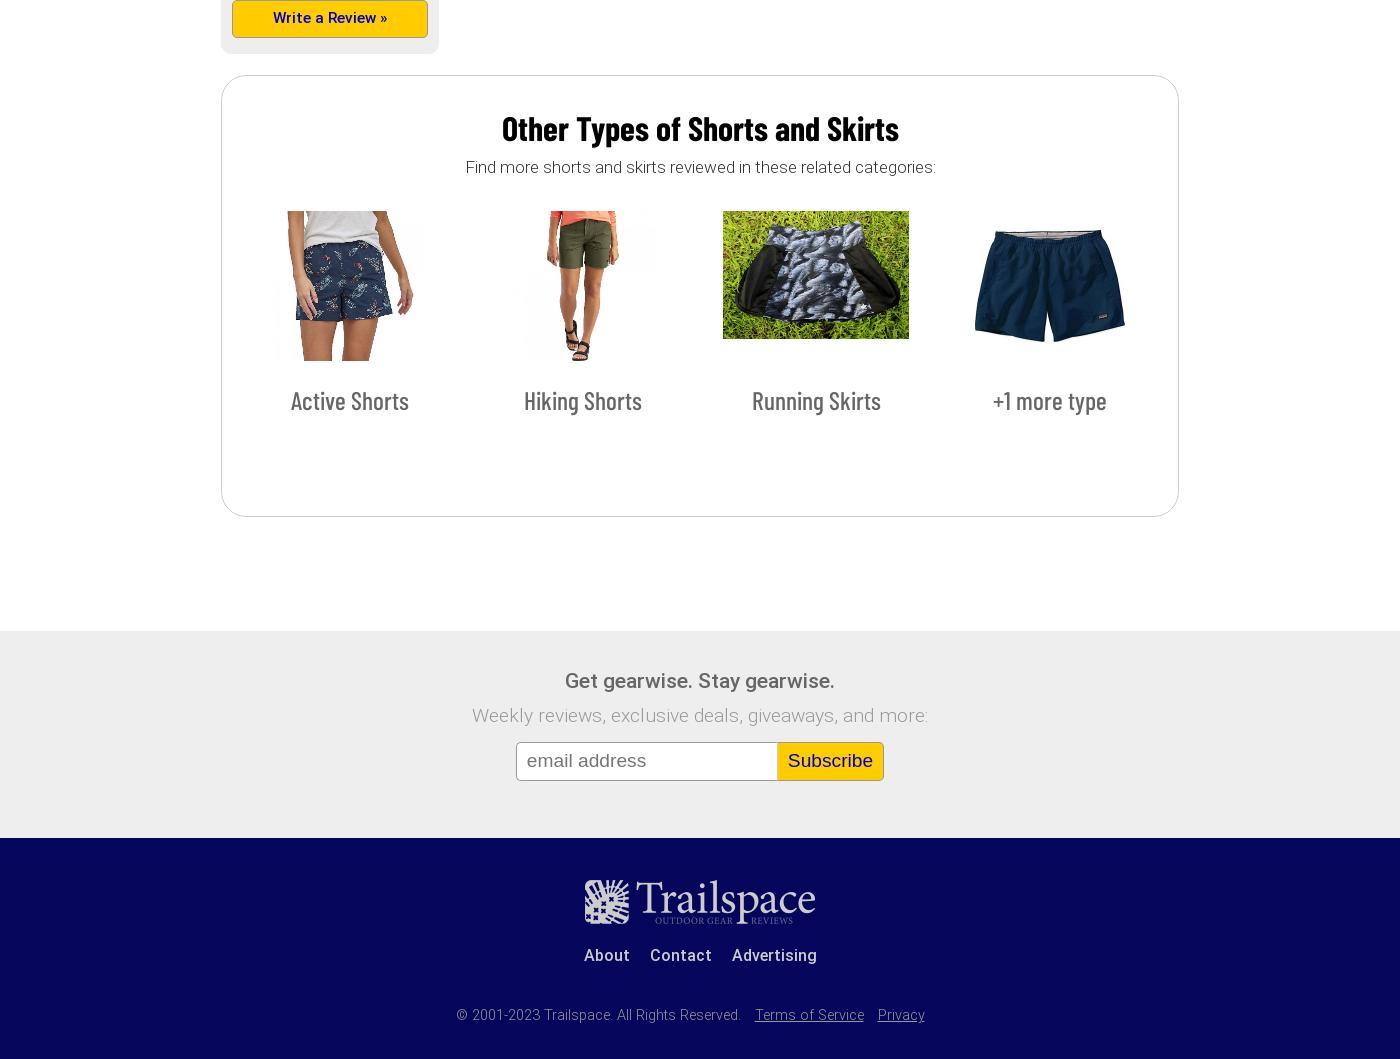 This screenshot has width=1400, height=1059. I want to click on 'Weekly reviews, exclusive deals, giveaways, and more:', so click(700, 714).